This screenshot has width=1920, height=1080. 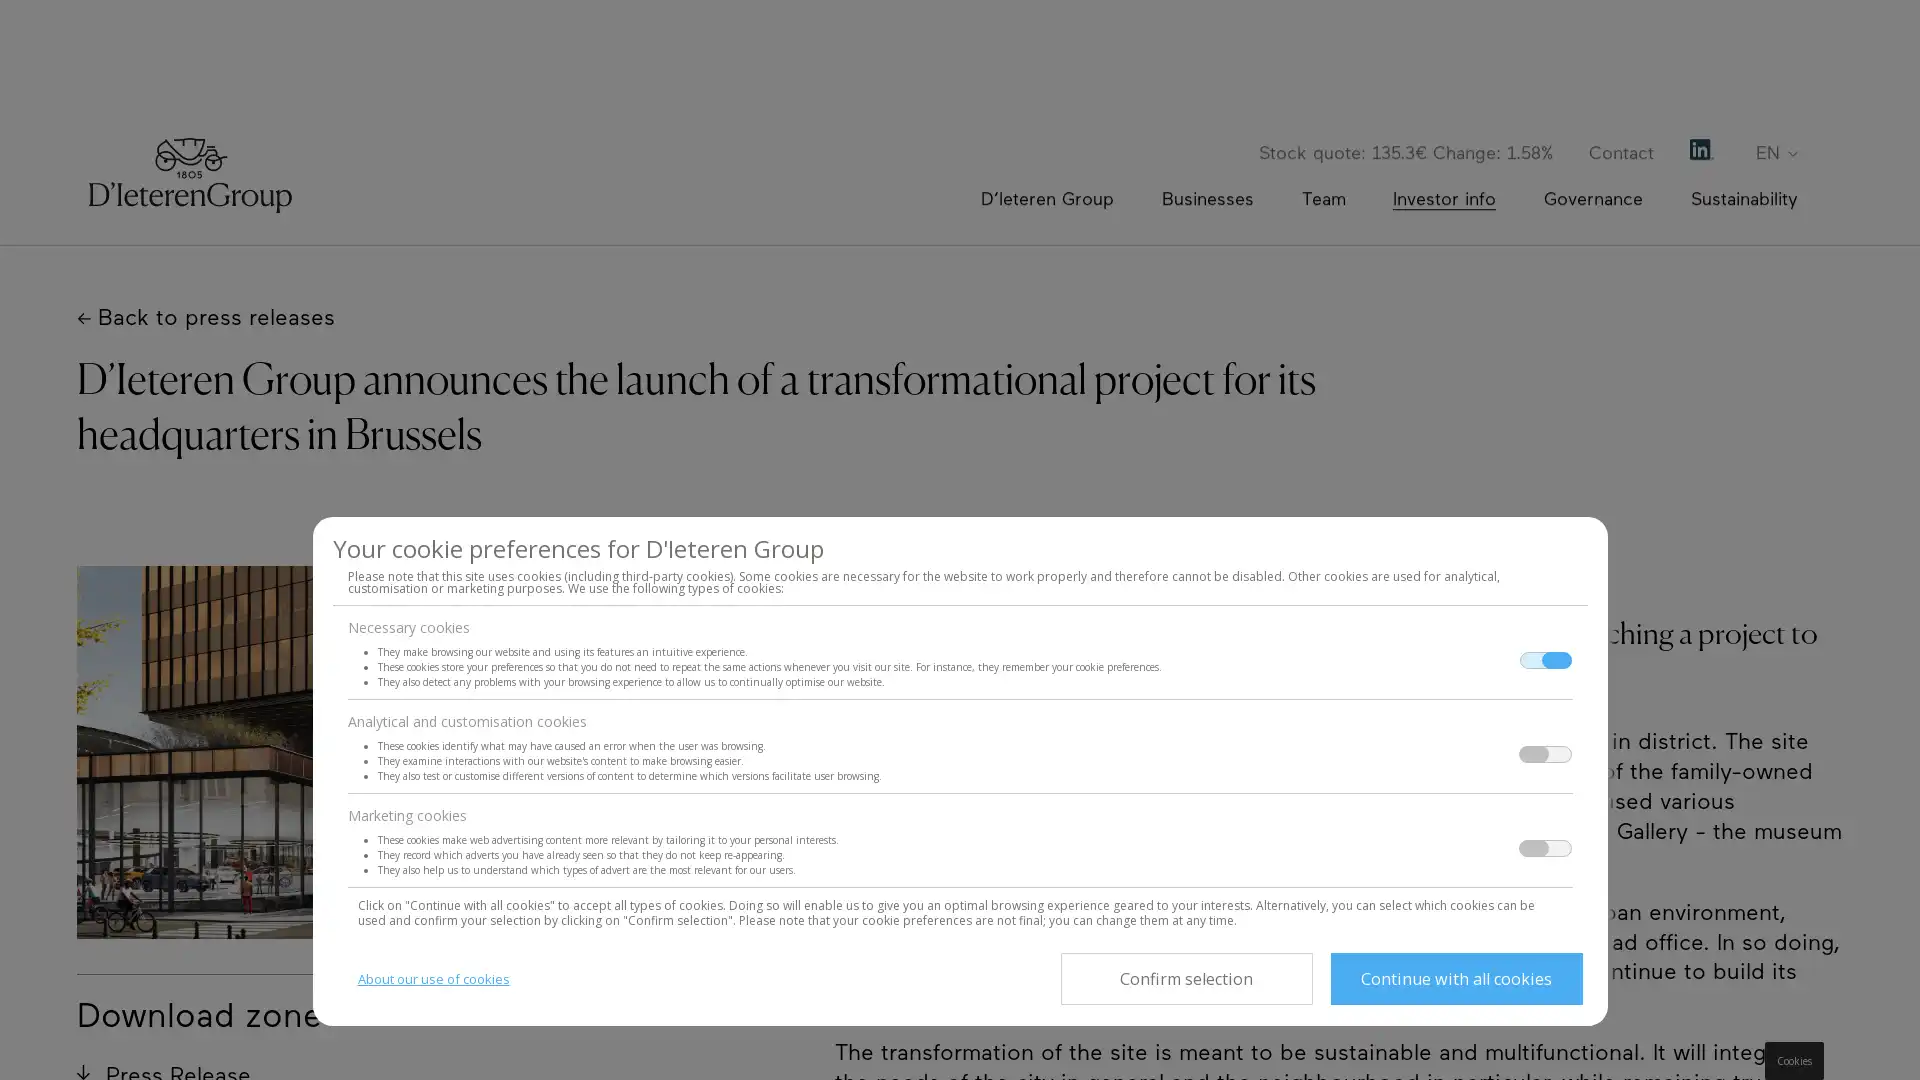 What do you see at coordinates (1455, 978) in the screenshot?
I see `Close Consent Modal` at bounding box center [1455, 978].